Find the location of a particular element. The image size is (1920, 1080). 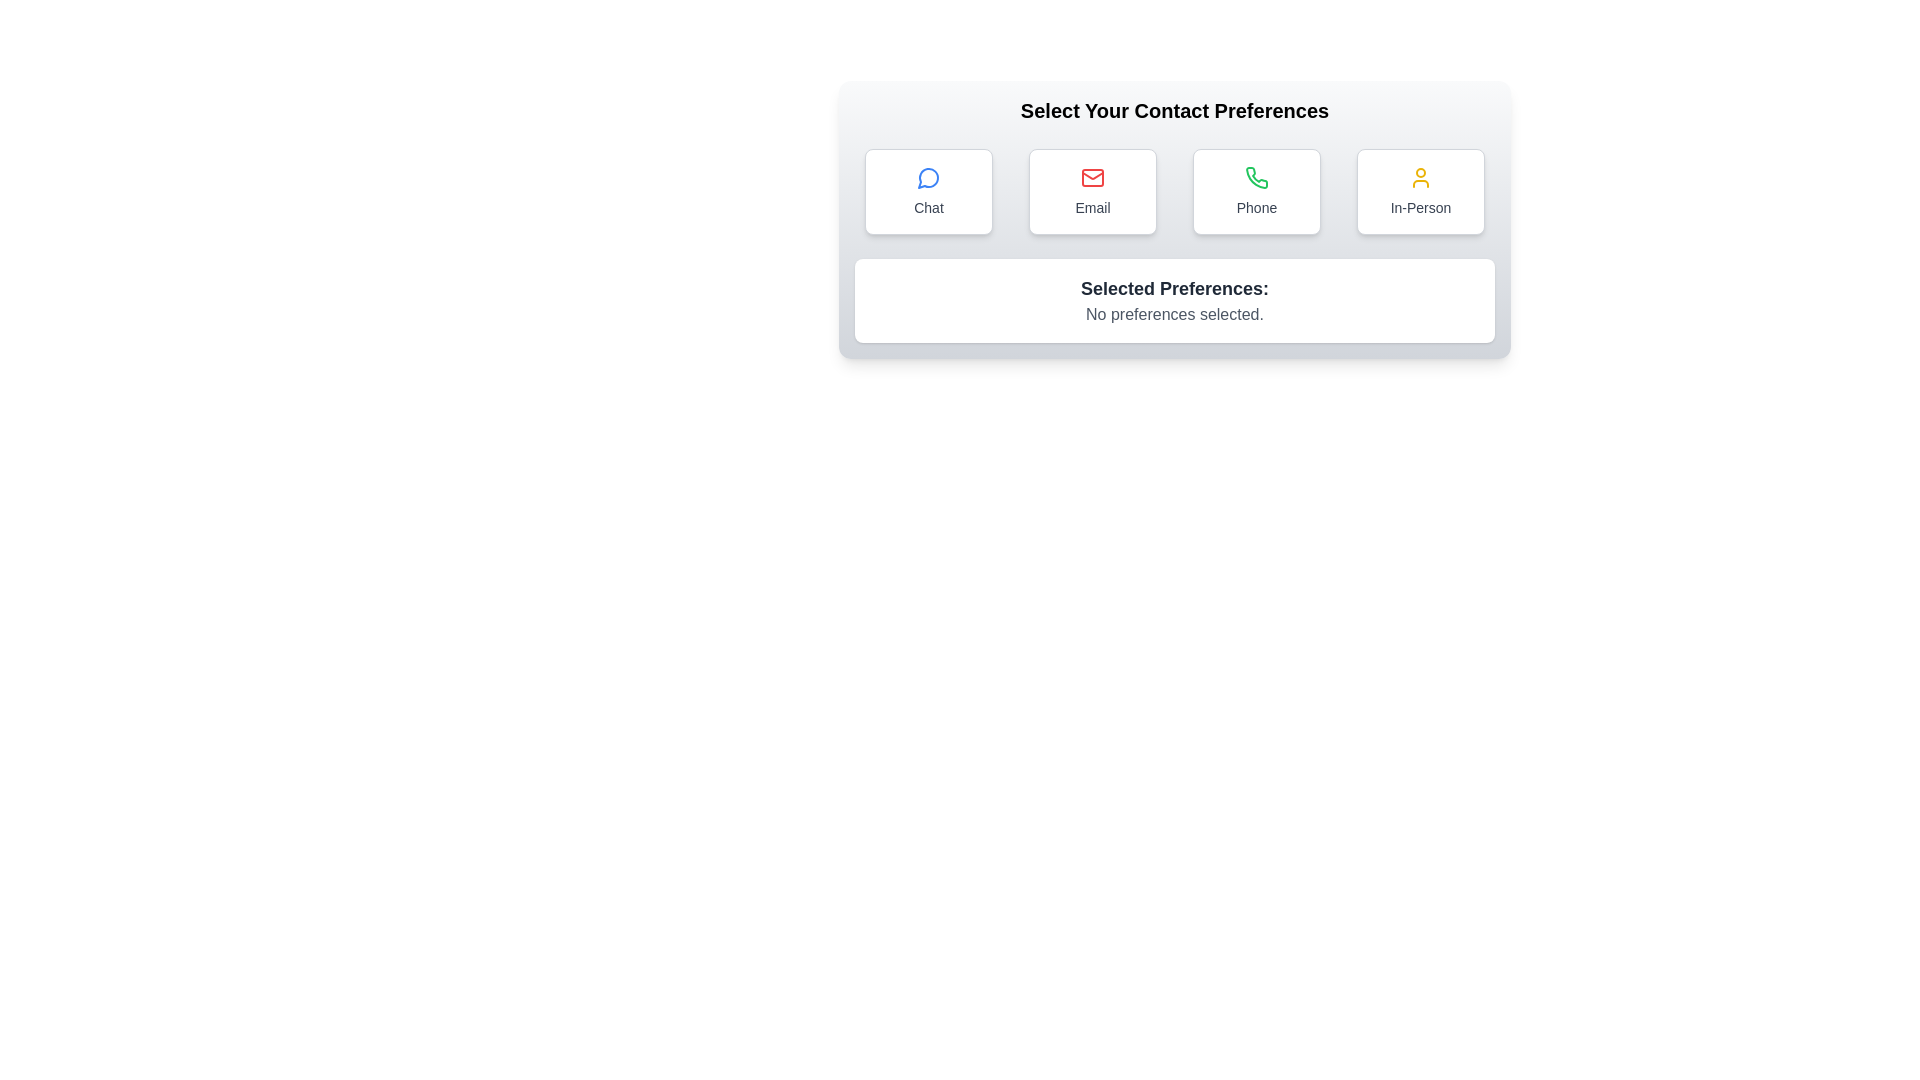

the Chat button to select the corresponding contact preference is located at coordinates (928, 192).